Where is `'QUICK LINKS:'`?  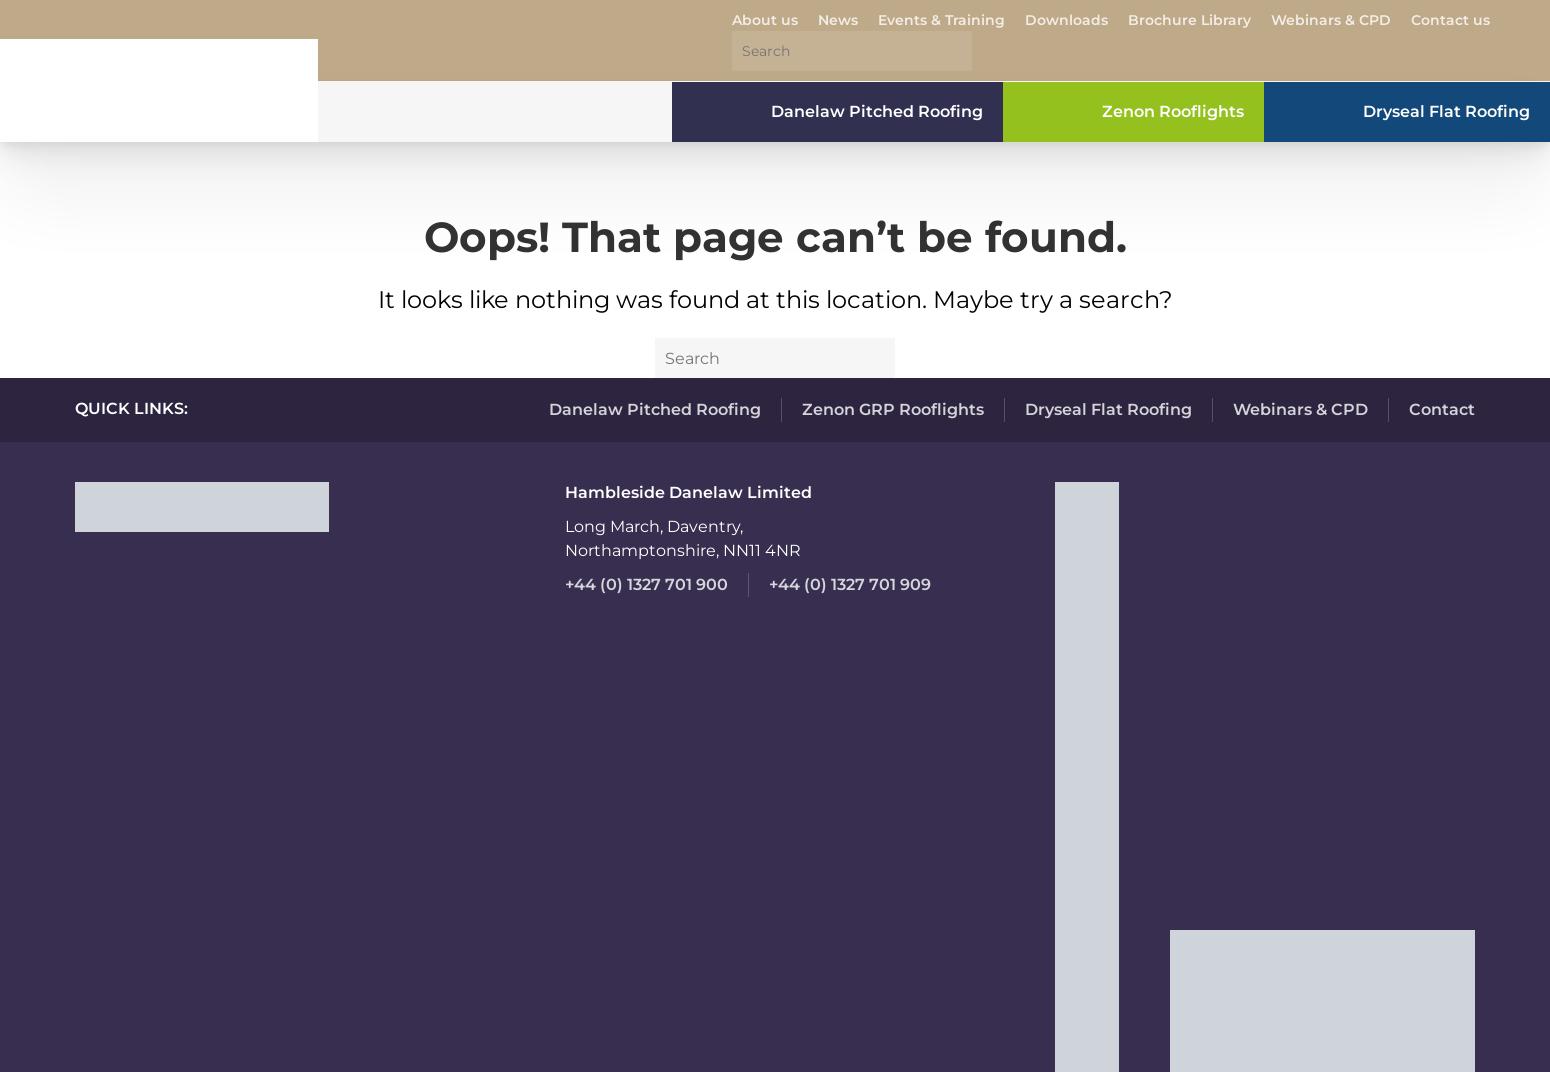 'QUICK LINKS:' is located at coordinates (131, 407).